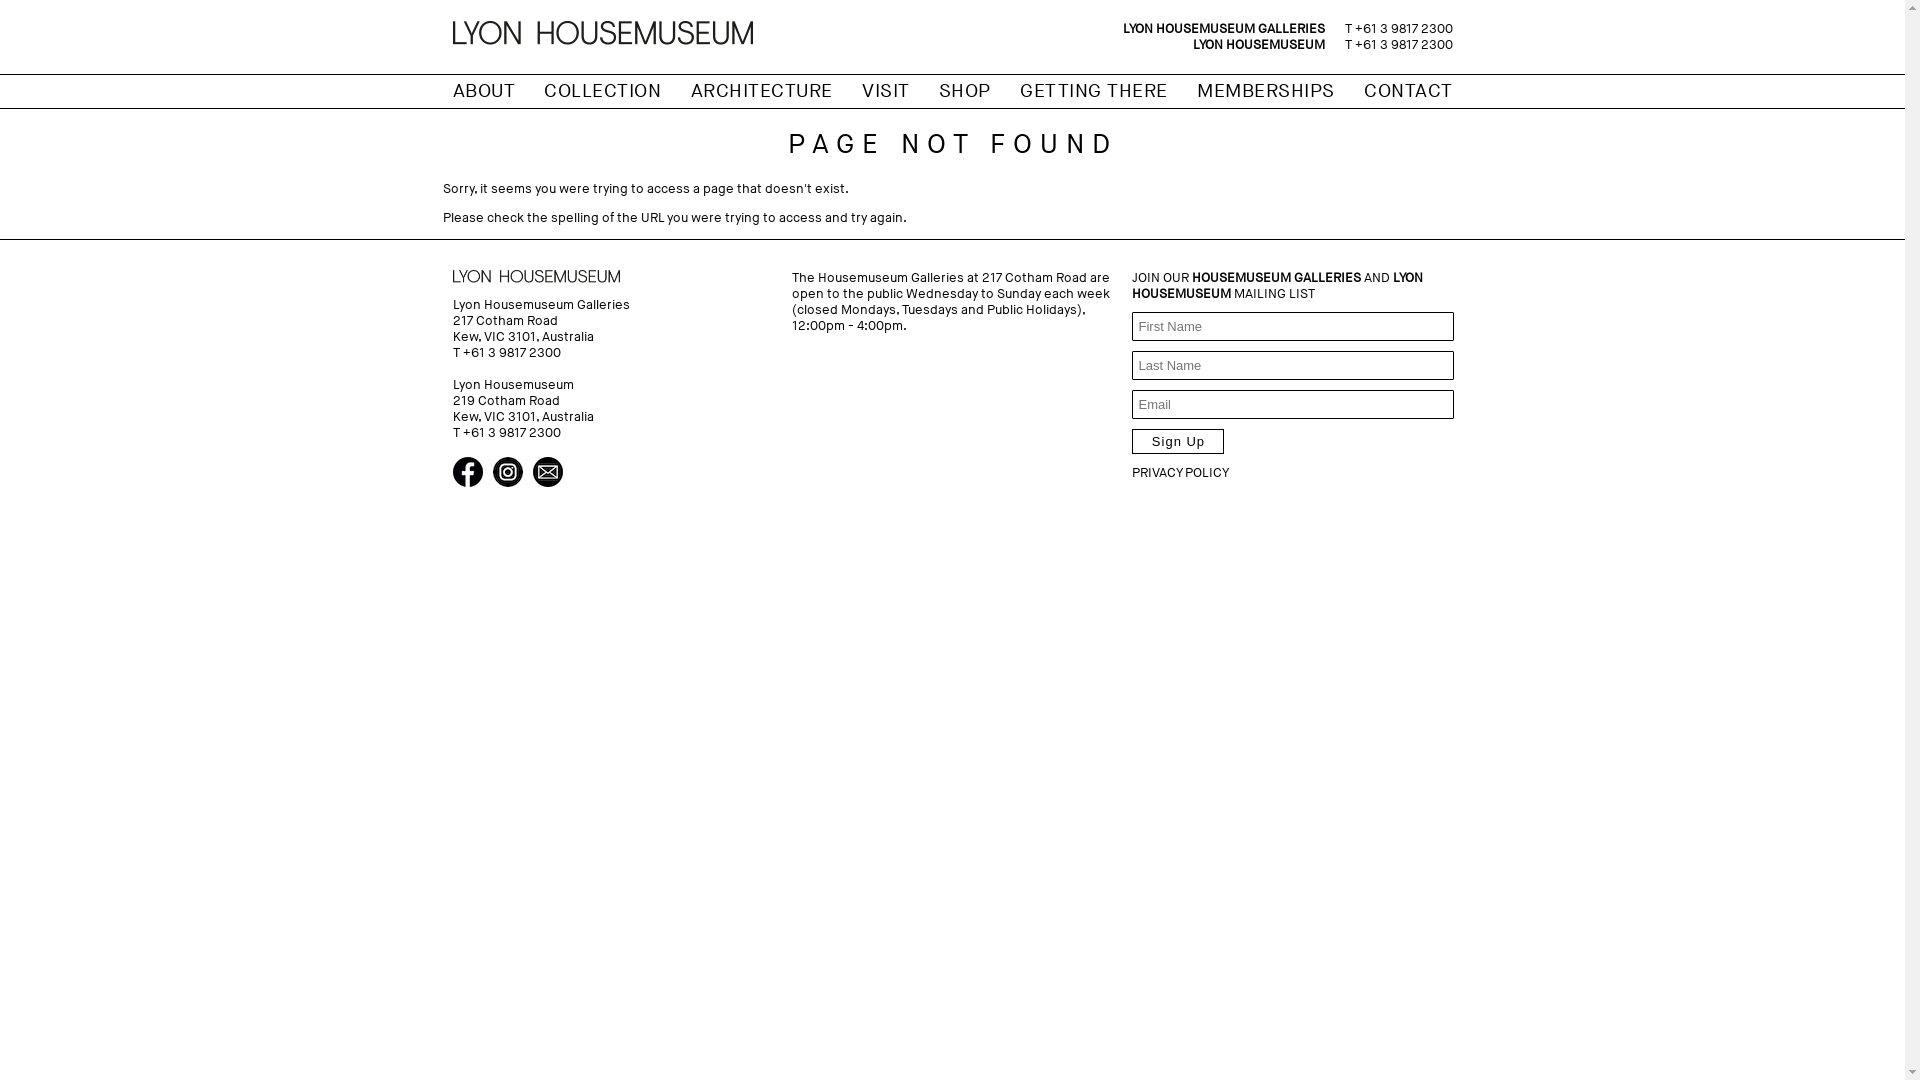 This screenshot has height=1080, width=1920. I want to click on 'GETTING THERE', so click(1093, 91).